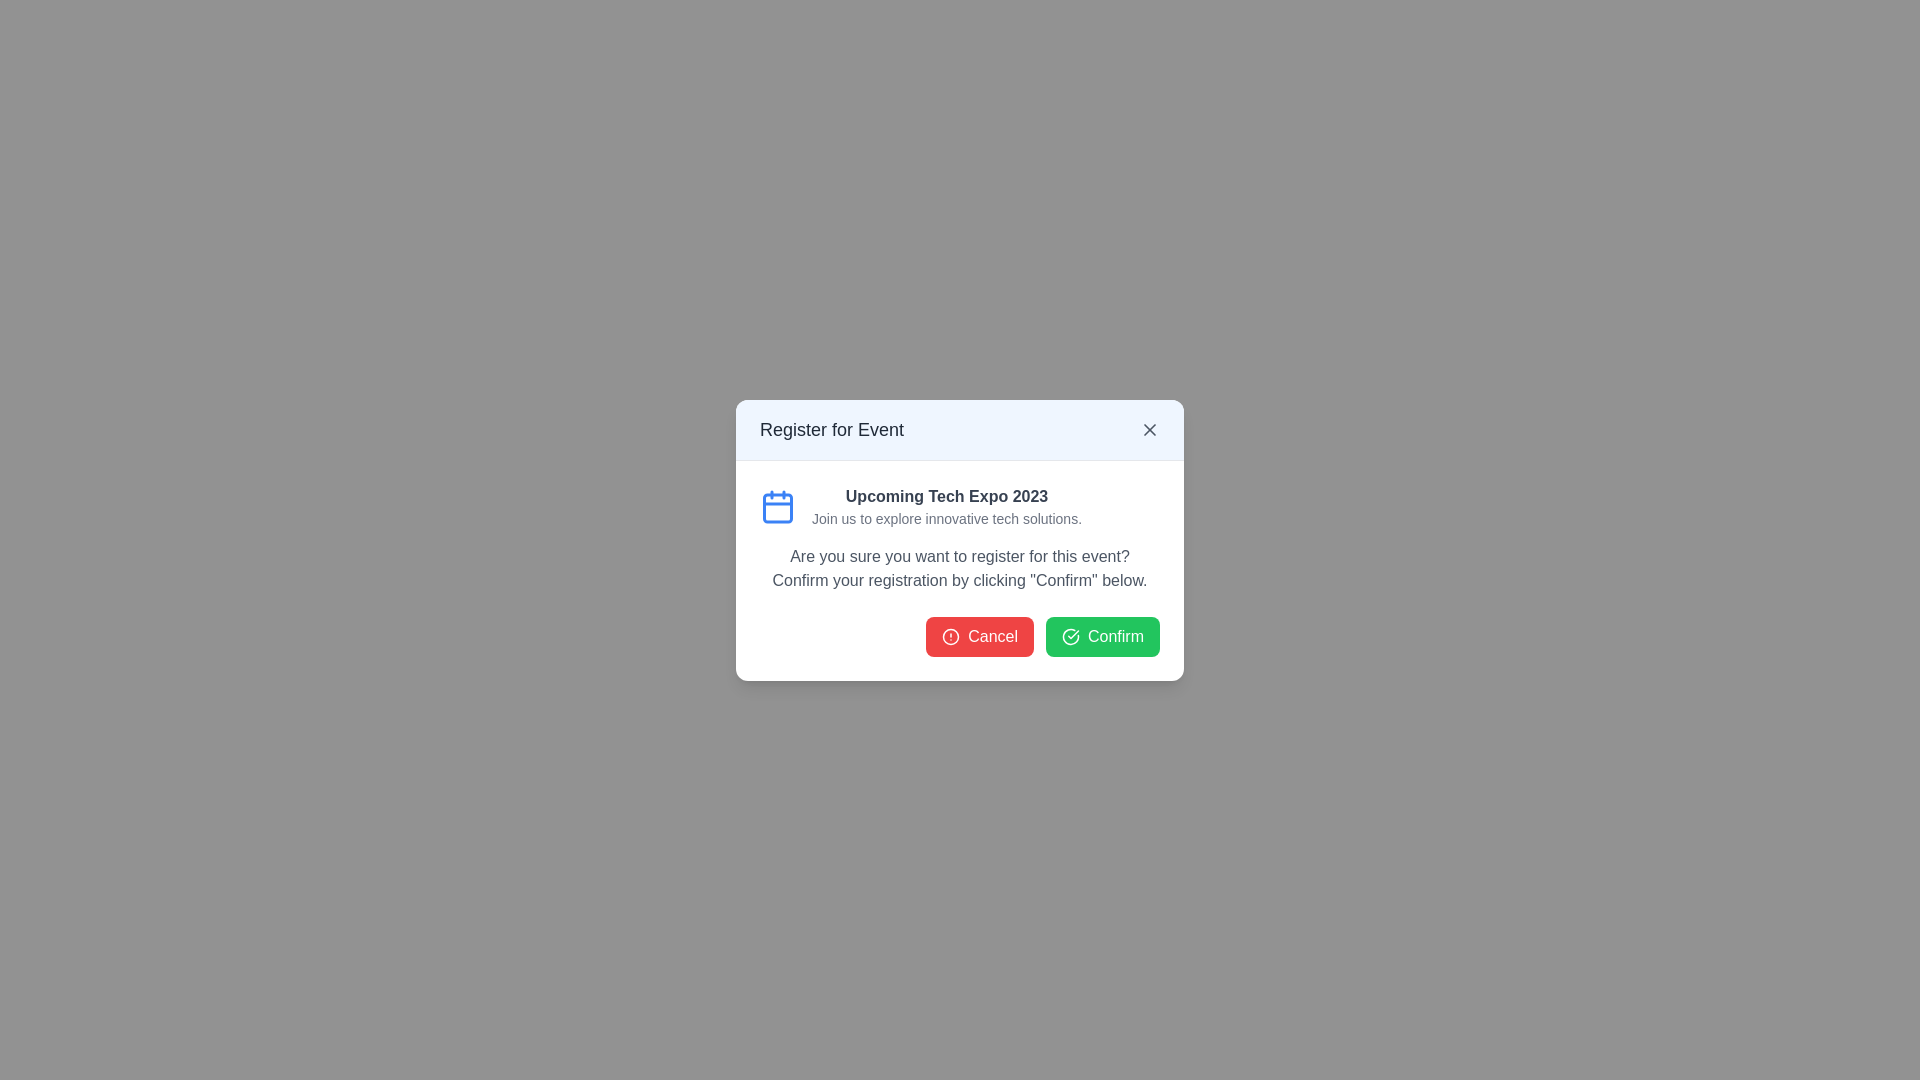 This screenshot has height=1080, width=1920. What do you see at coordinates (776, 505) in the screenshot?
I see `the calendar event icon located at the top-left corner of the dialog box, to the left of the text 'Upcoming Tech Expo 2023'` at bounding box center [776, 505].